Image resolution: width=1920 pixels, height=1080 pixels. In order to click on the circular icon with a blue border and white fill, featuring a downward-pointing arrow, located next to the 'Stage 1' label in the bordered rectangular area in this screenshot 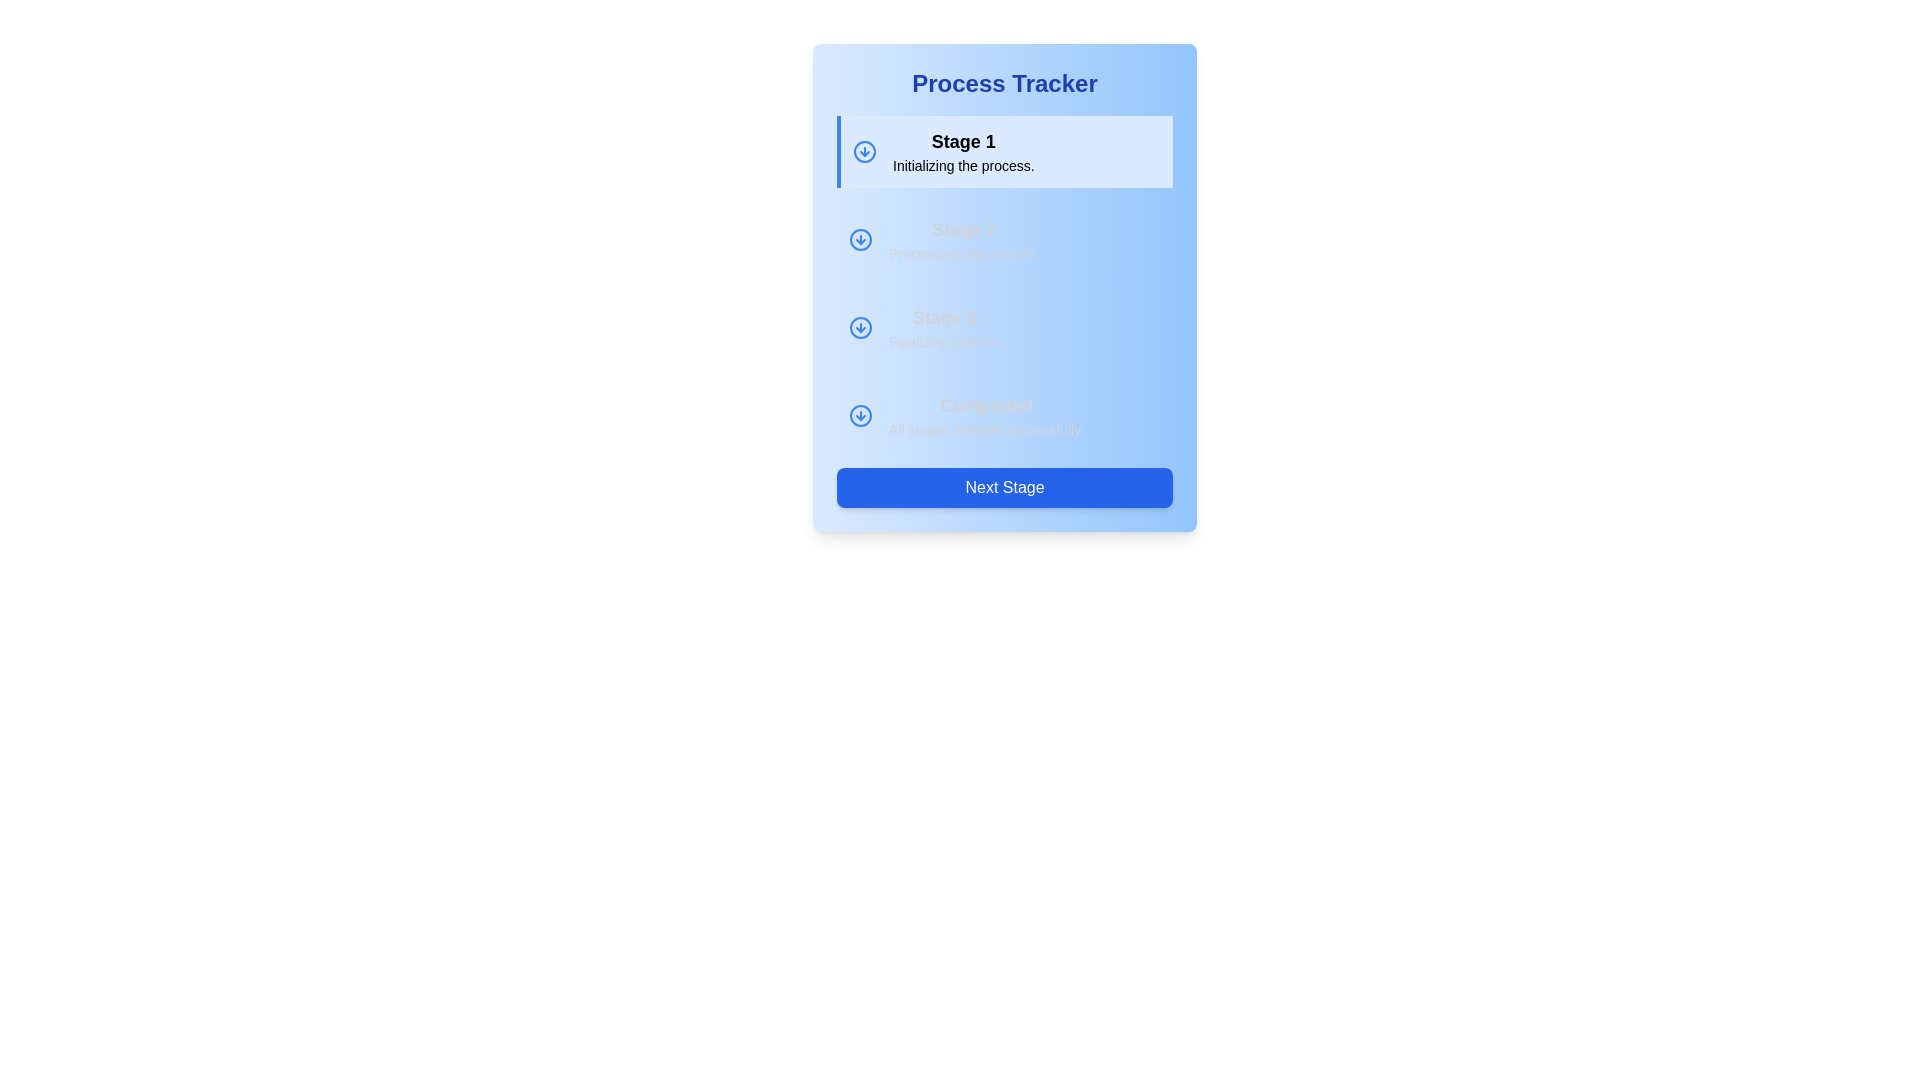, I will do `click(864, 150)`.